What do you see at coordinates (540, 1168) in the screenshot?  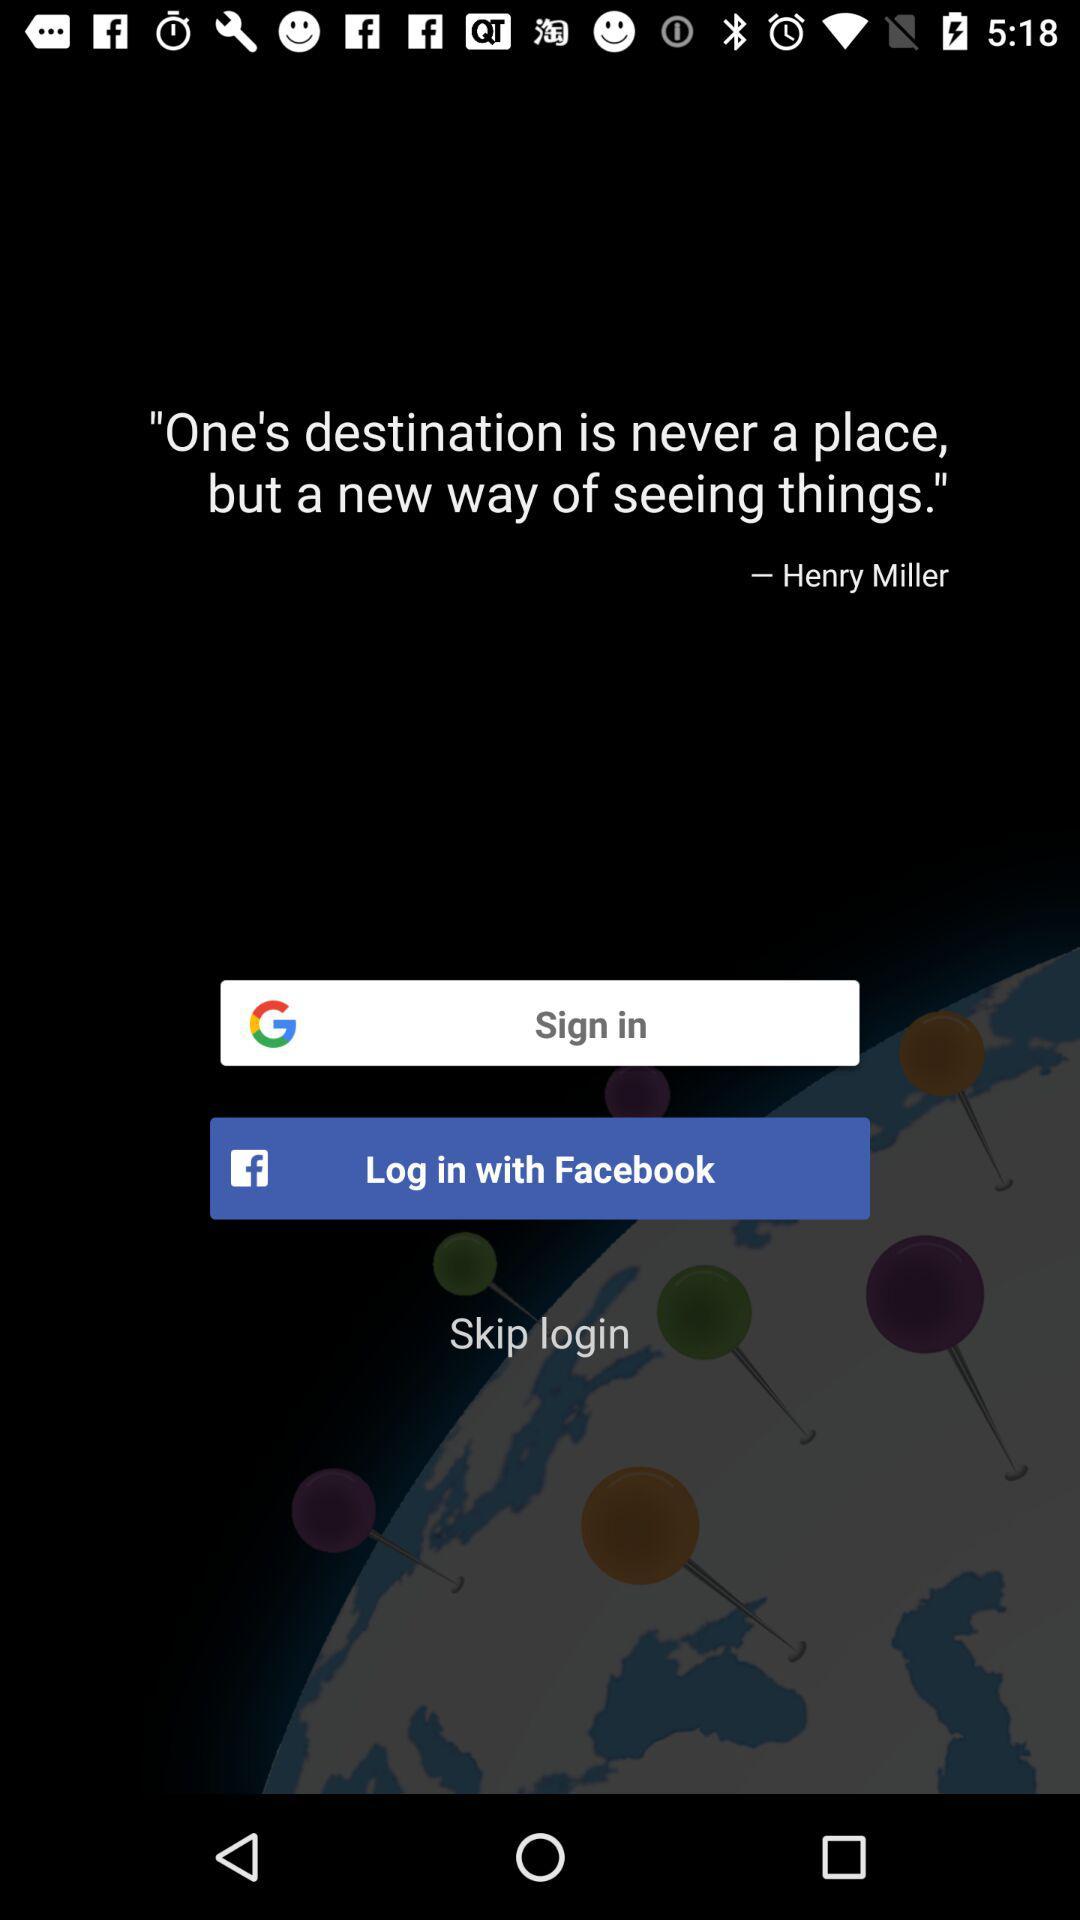 I see `icon above skip login item` at bounding box center [540, 1168].